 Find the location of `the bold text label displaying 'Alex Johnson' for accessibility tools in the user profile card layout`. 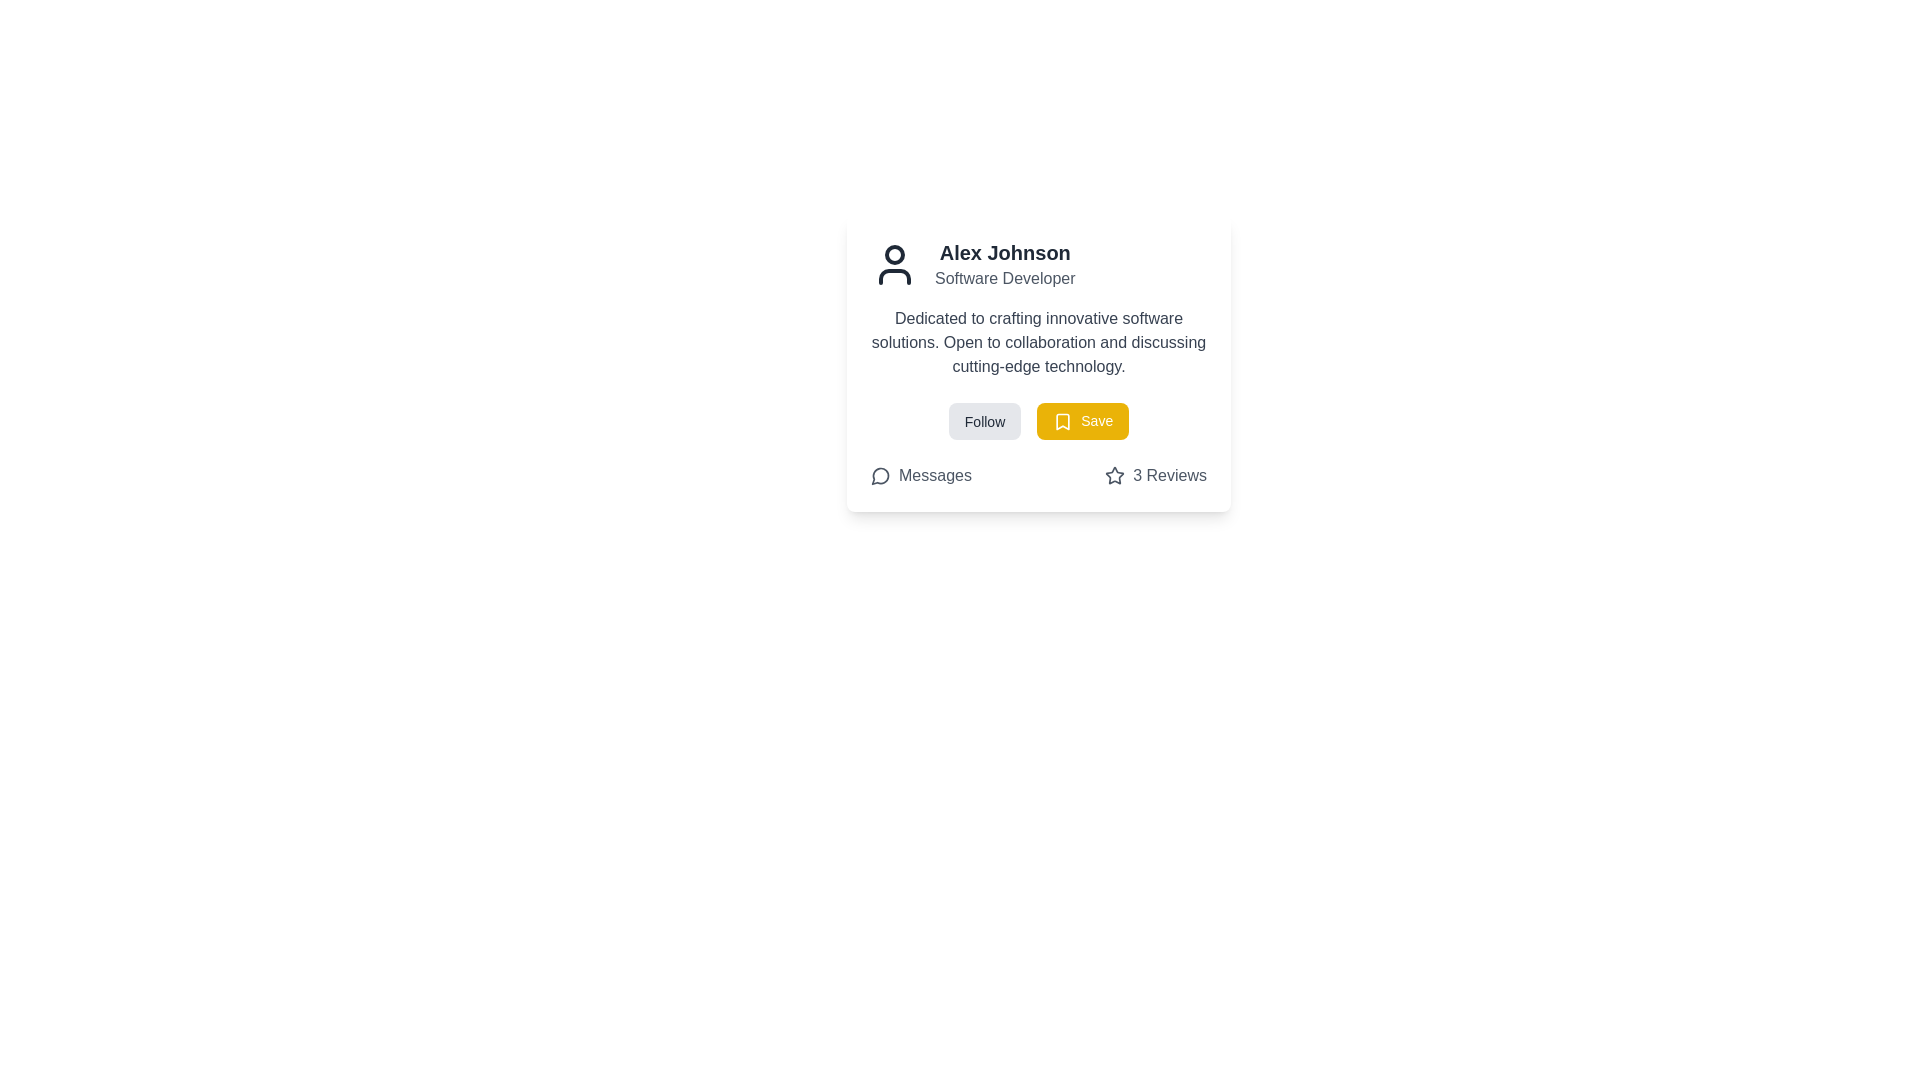

the bold text label displaying 'Alex Johnson' for accessibility tools in the user profile card layout is located at coordinates (1005, 252).